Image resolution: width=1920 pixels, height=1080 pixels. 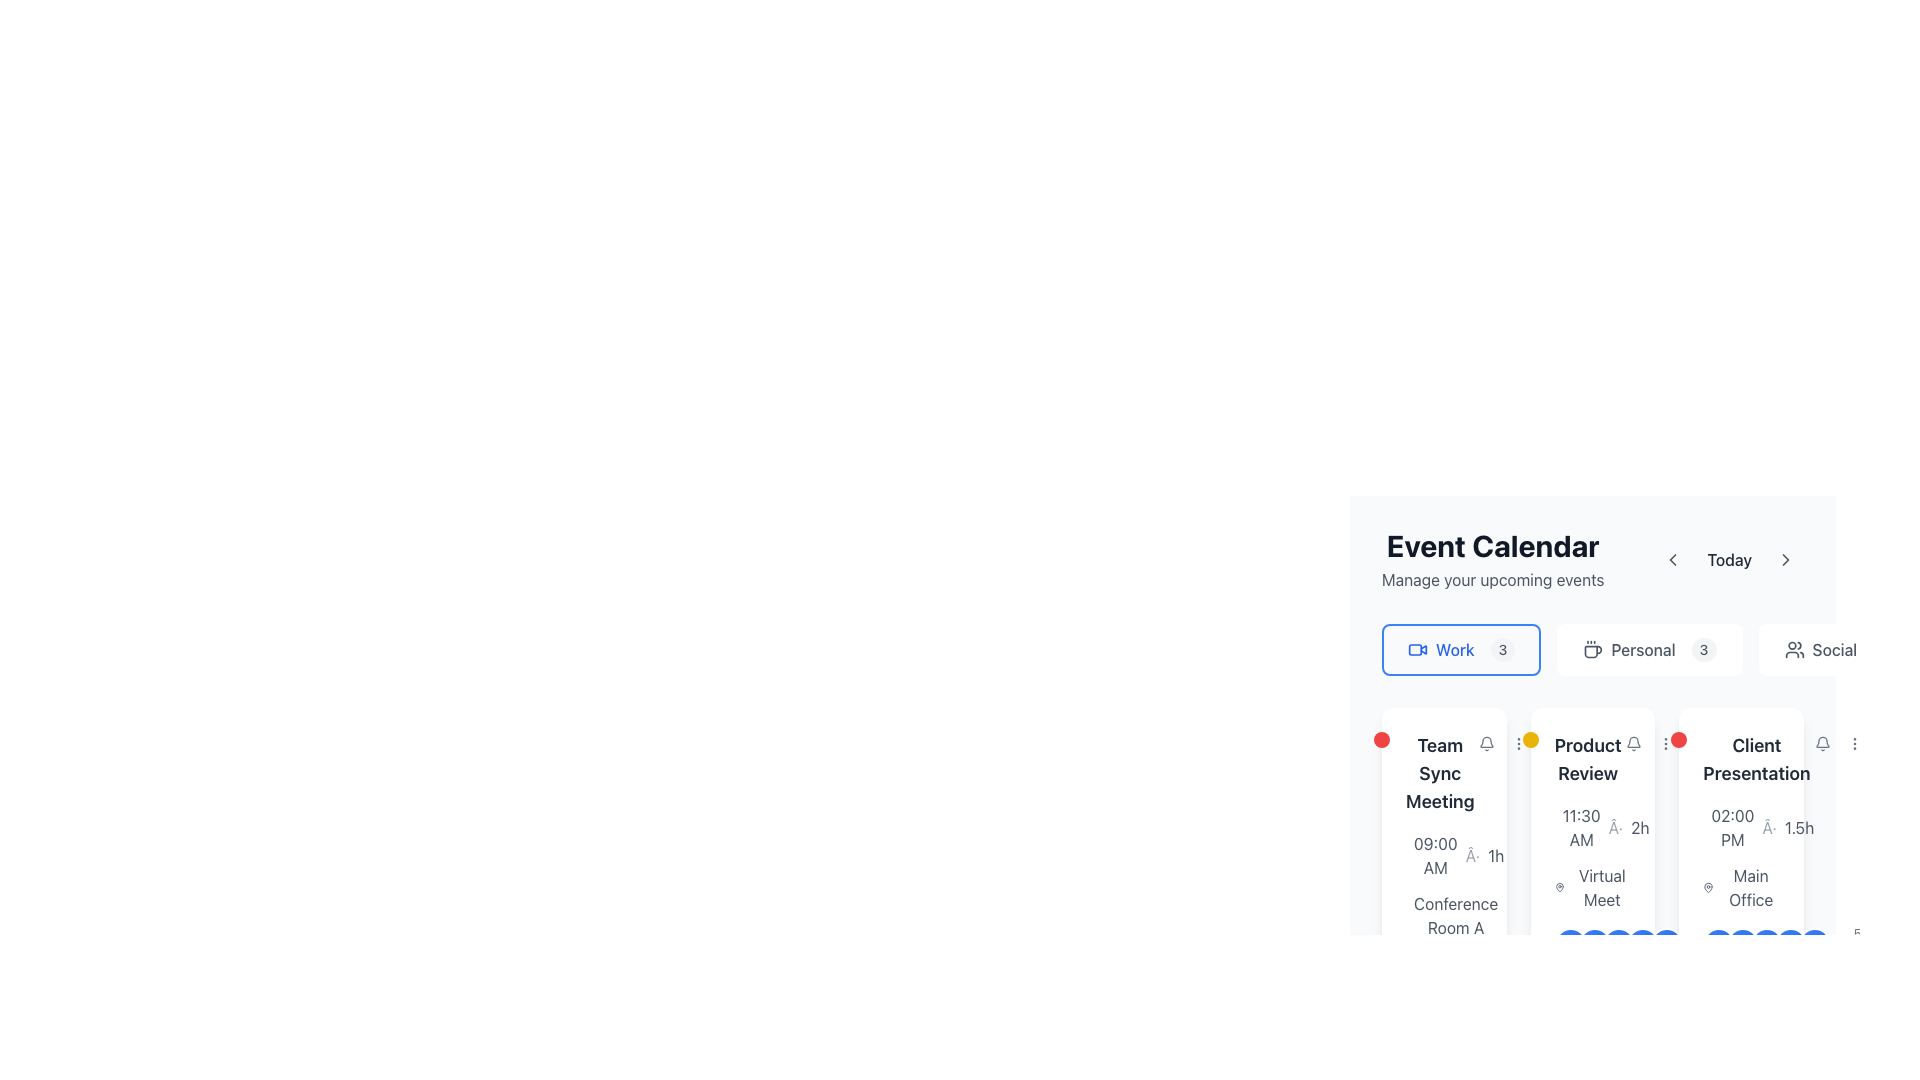 What do you see at coordinates (1673, 559) in the screenshot?
I see `the left-pointing chevron icon in the header section of the 'Event Calendar' interface` at bounding box center [1673, 559].